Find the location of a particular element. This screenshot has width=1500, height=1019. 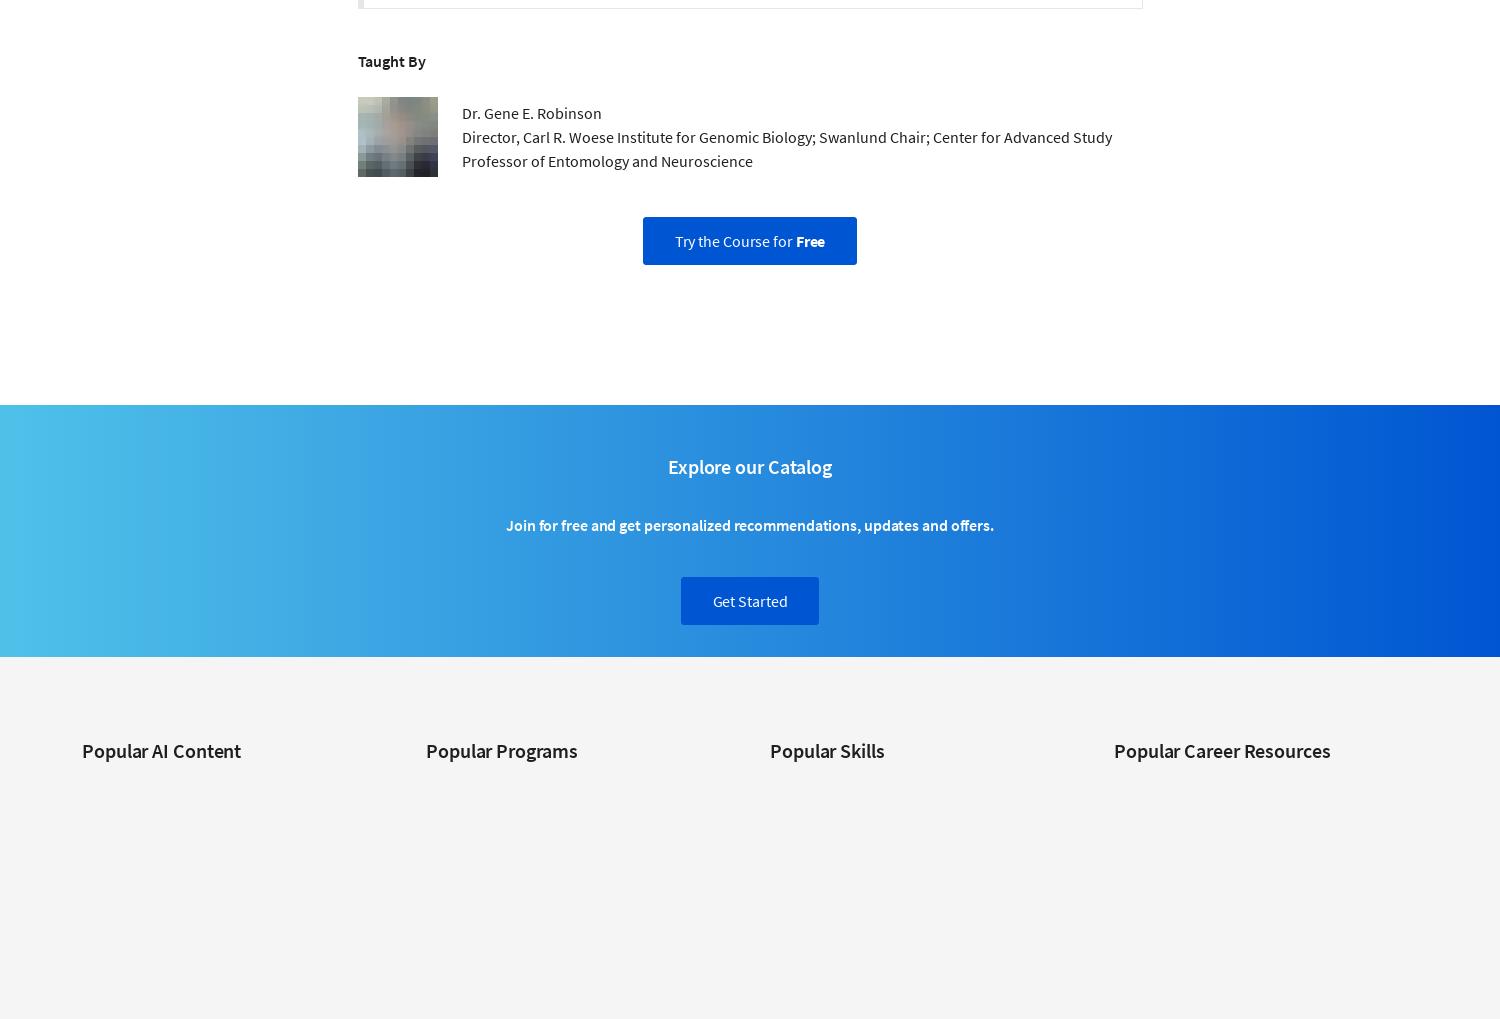

'Google Data Analytics Professional Certificate' is located at coordinates (561, 817).